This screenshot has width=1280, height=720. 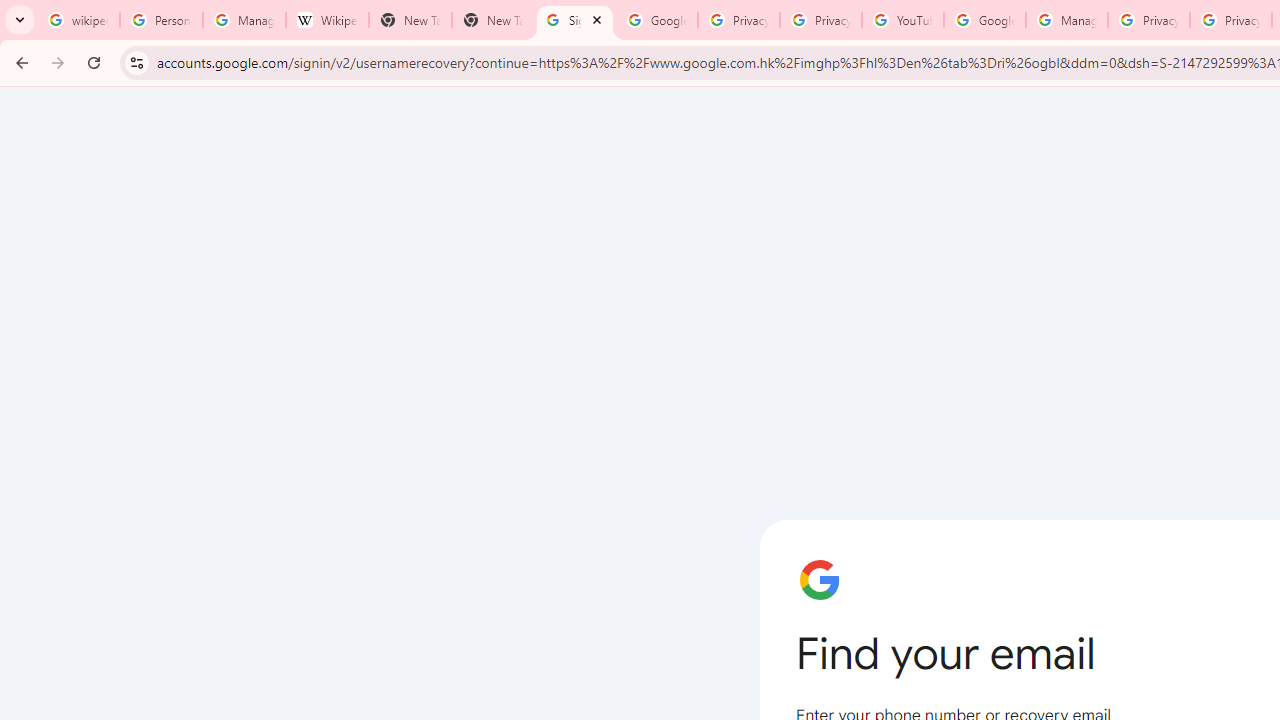 I want to click on 'Personalization & Google Search results - Google Search Help', so click(x=161, y=20).